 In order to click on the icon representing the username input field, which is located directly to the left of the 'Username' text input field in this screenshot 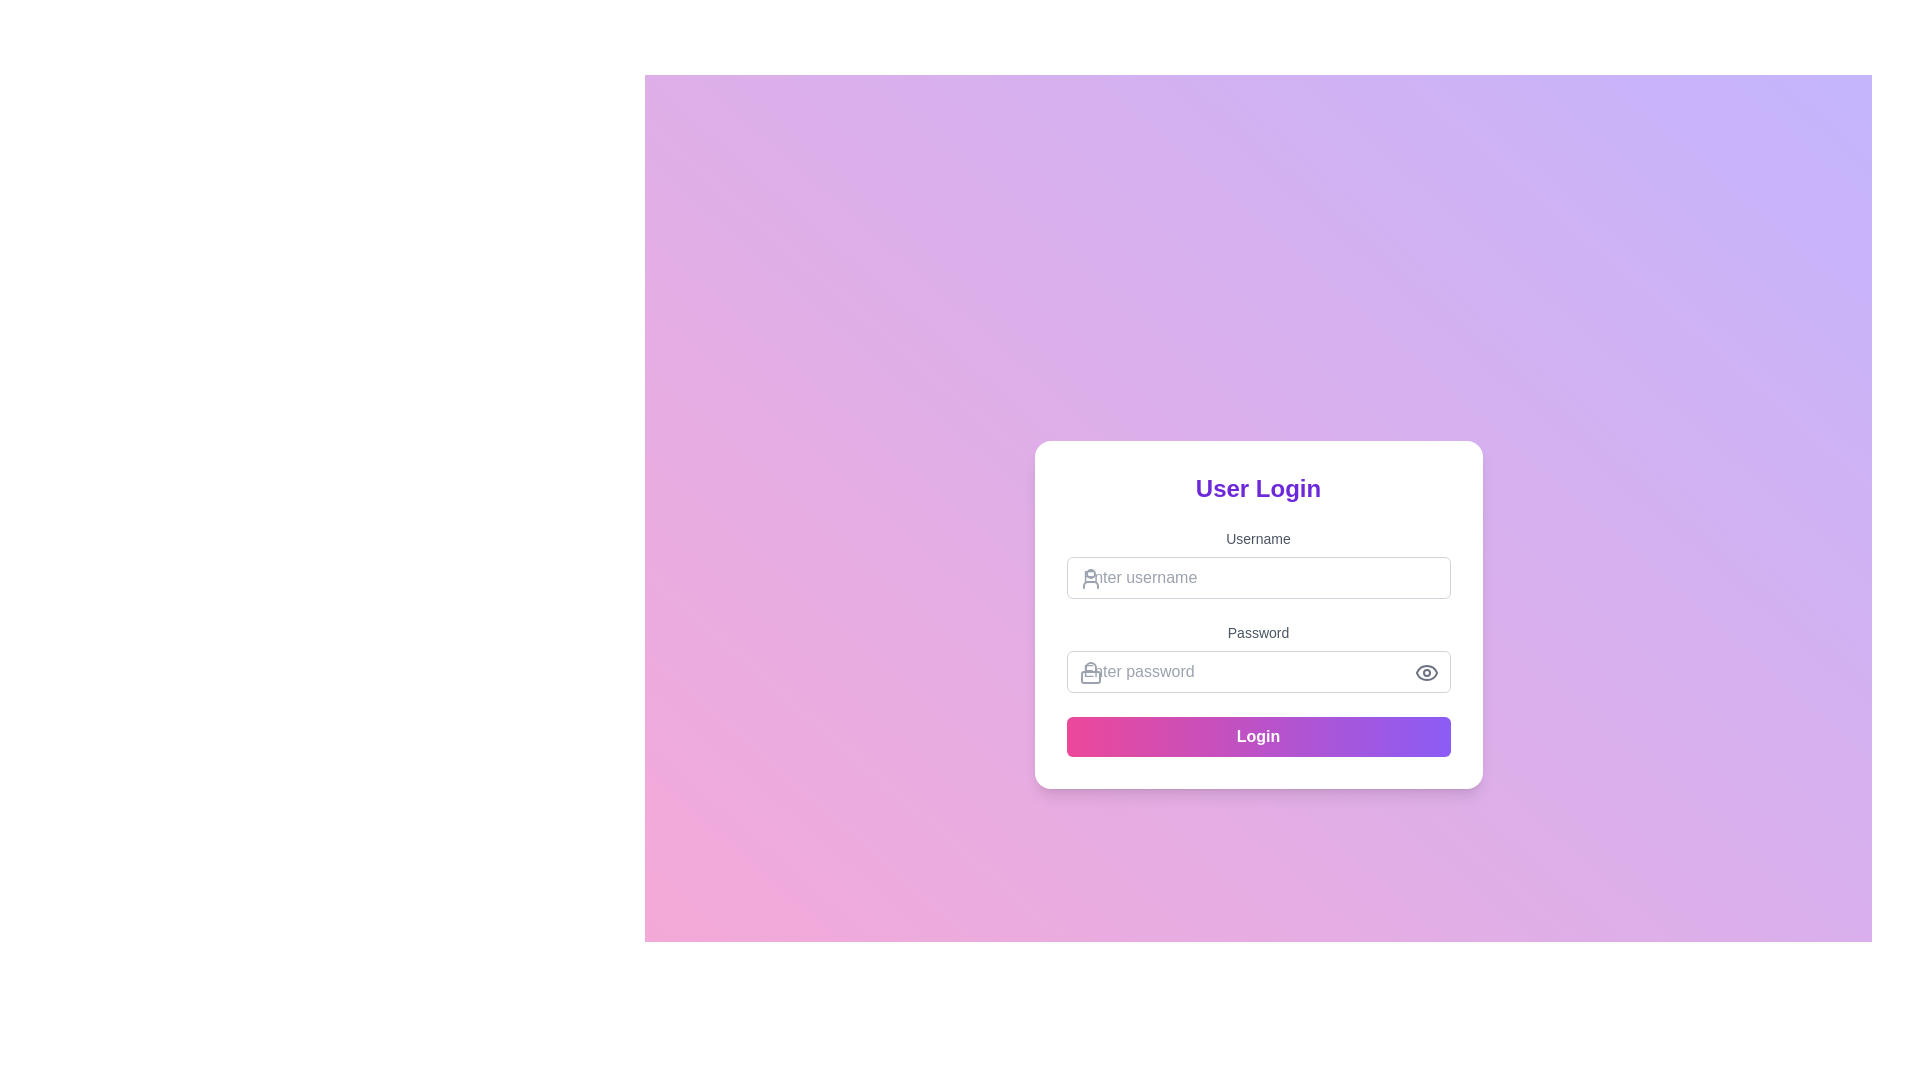, I will do `click(1089, 578)`.